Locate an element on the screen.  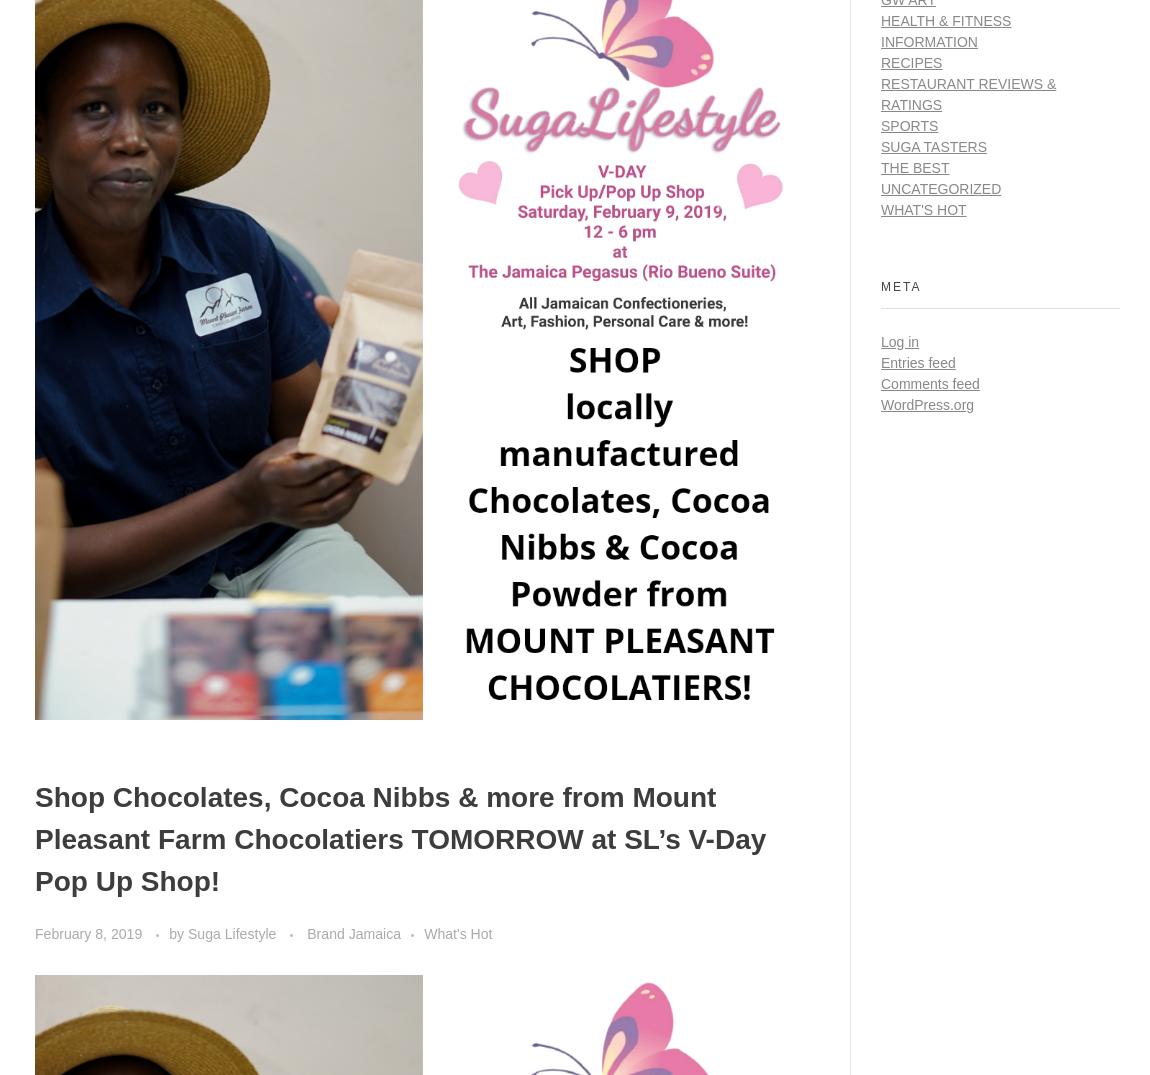
'Uncategorized' is located at coordinates (941, 188).